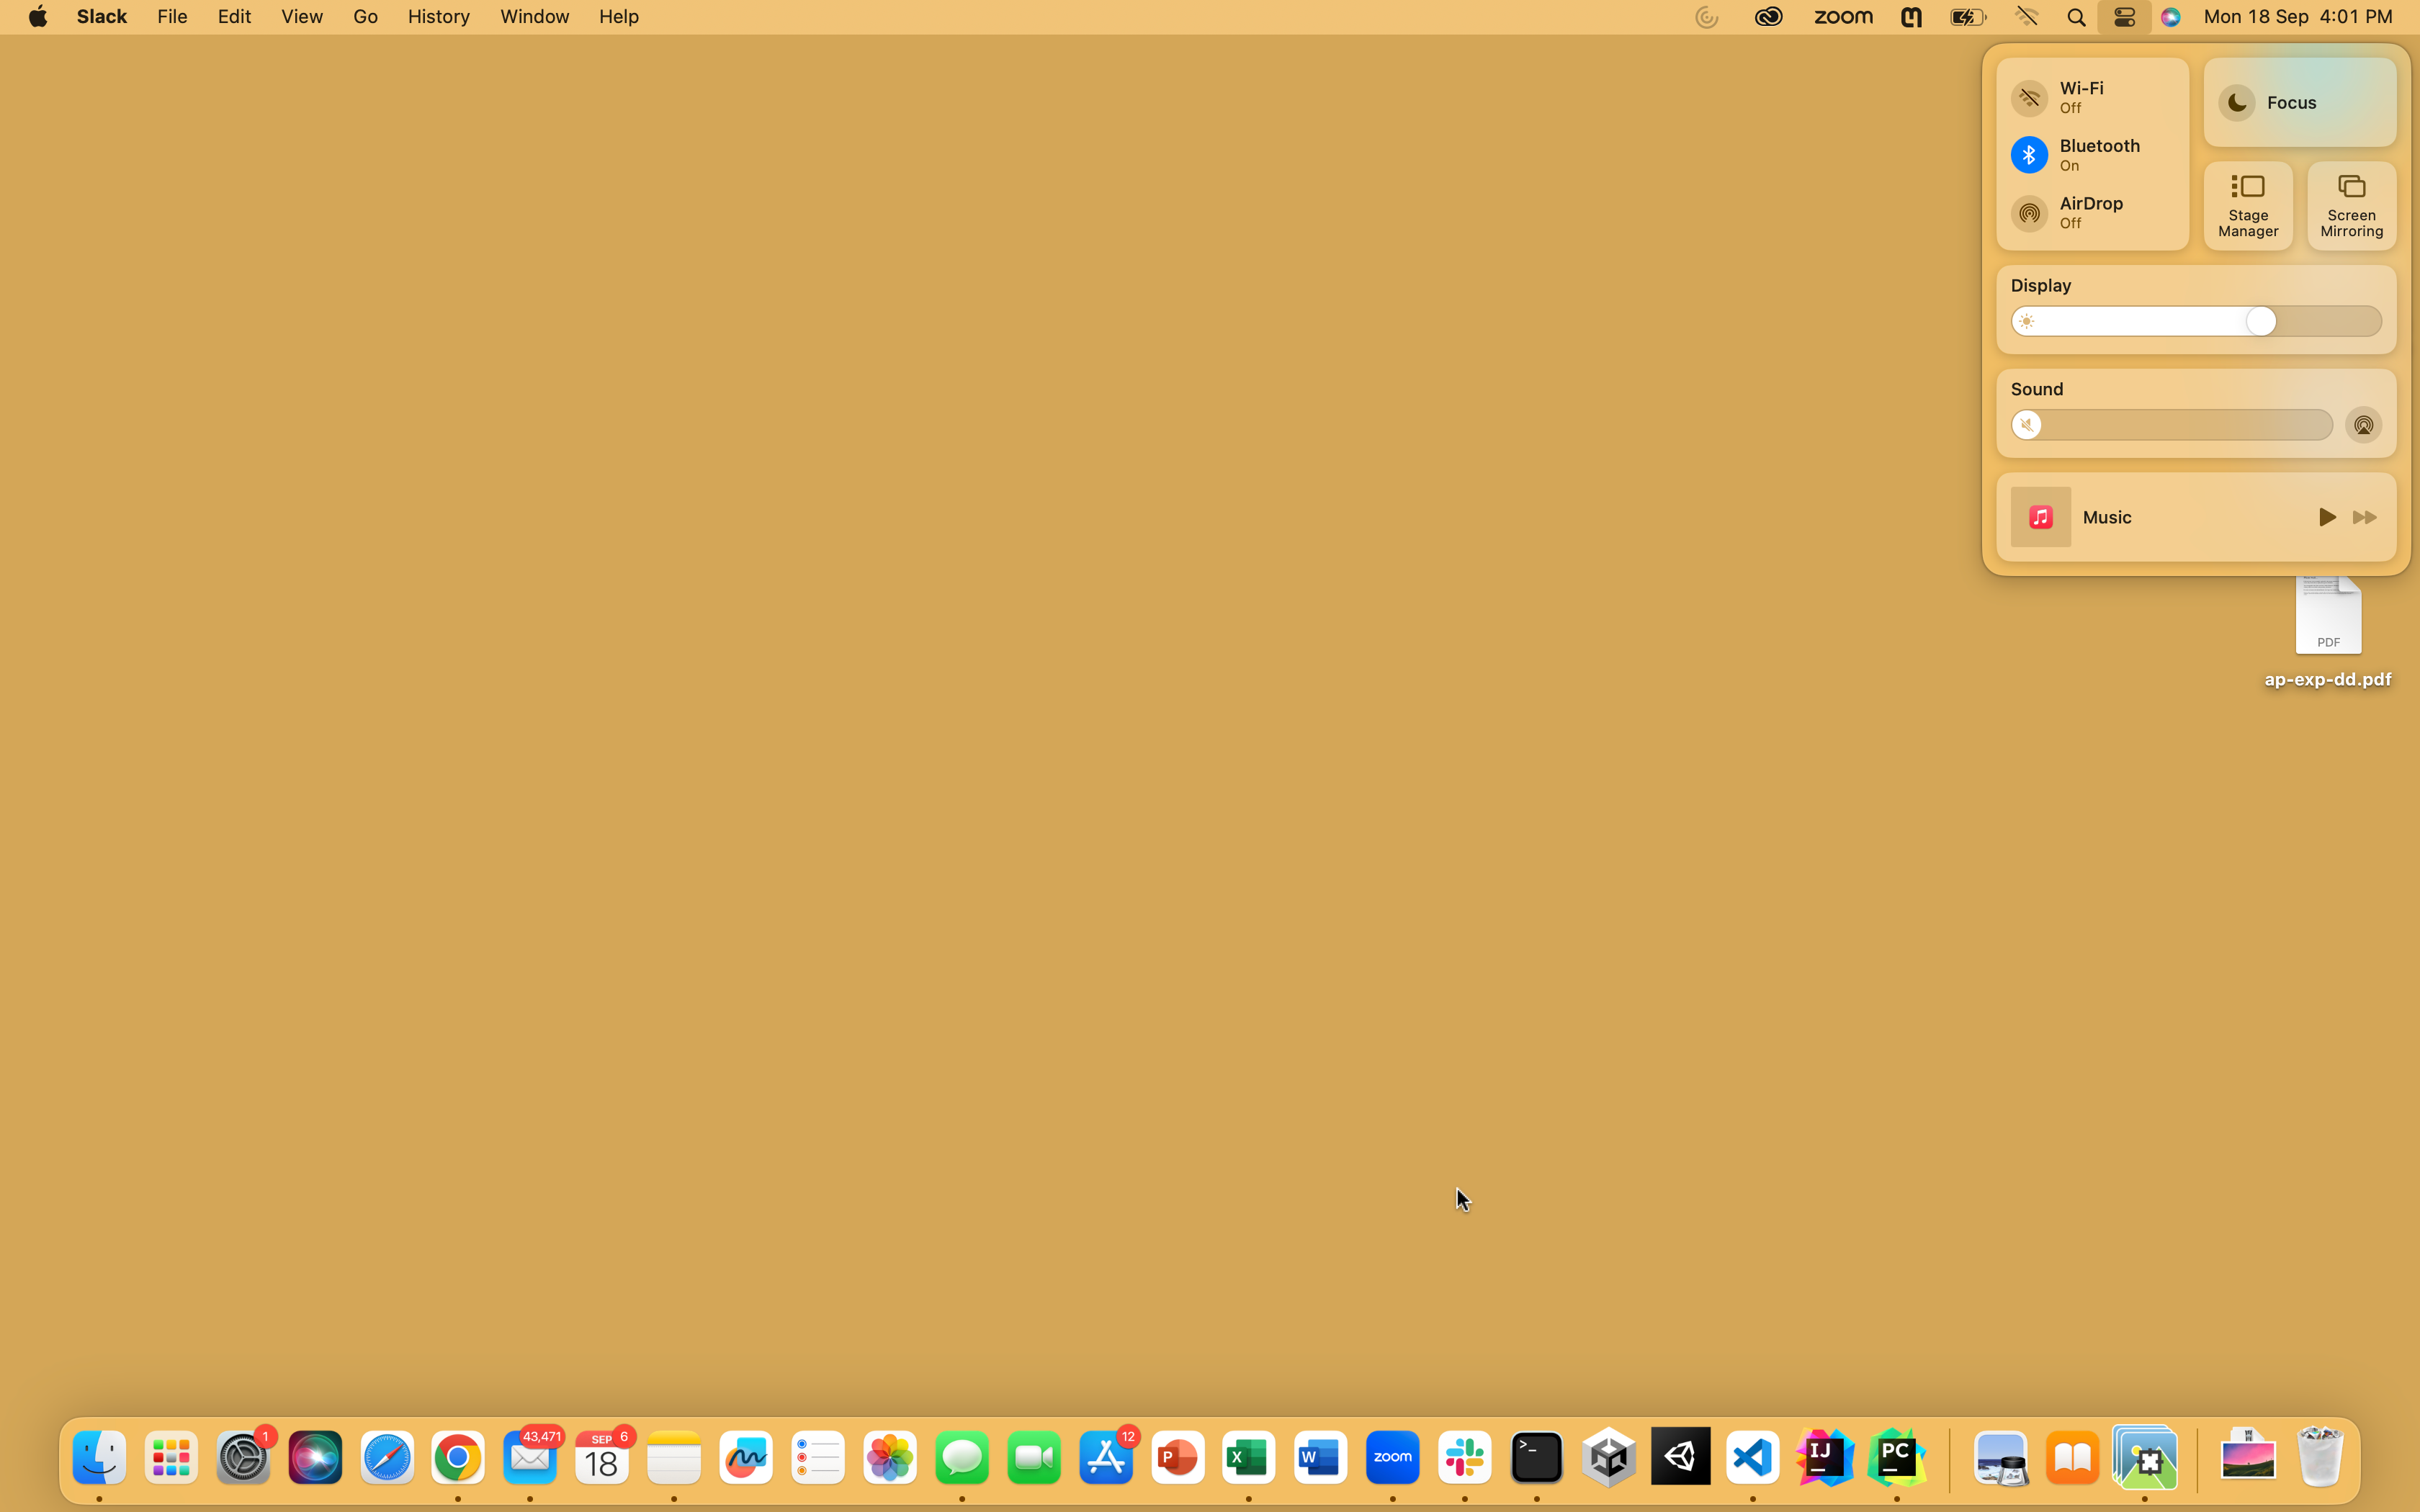 The image size is (2420, 1512). I want to click on the currently playing music, so click(2323, 515).